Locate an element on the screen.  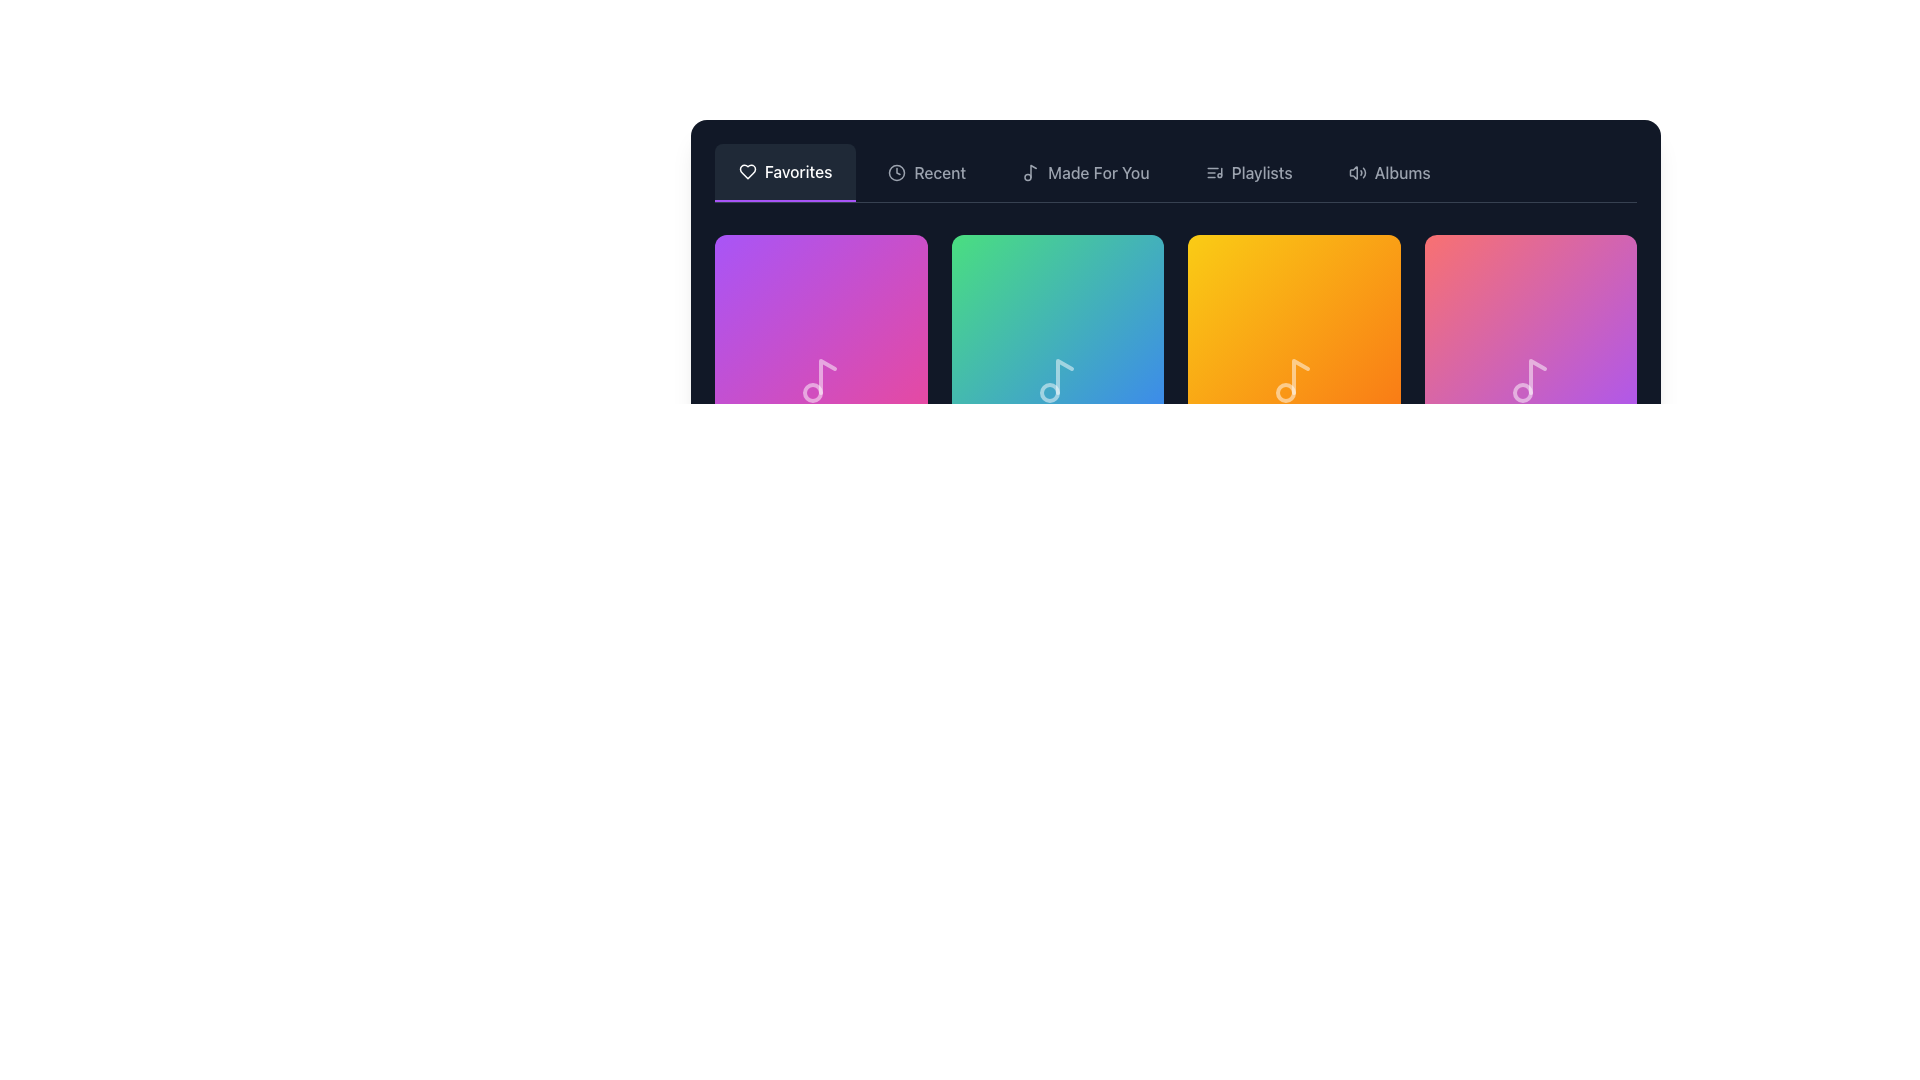
the decorative circular element located at the bottom left of the music note icon within the album tile interface is located at coordinates (813, 393).